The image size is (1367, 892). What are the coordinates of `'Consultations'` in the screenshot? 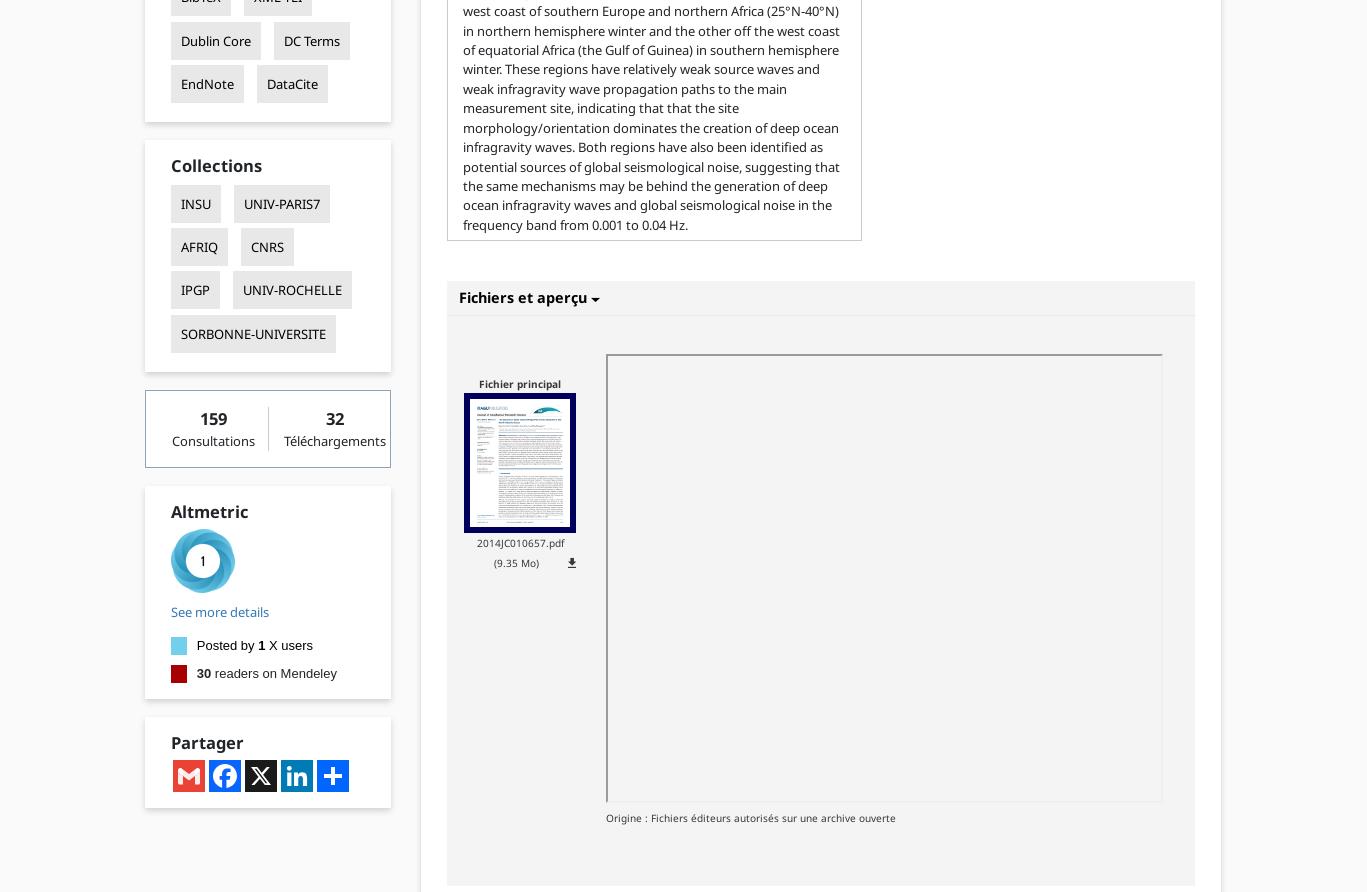 It's located at (170, 439).